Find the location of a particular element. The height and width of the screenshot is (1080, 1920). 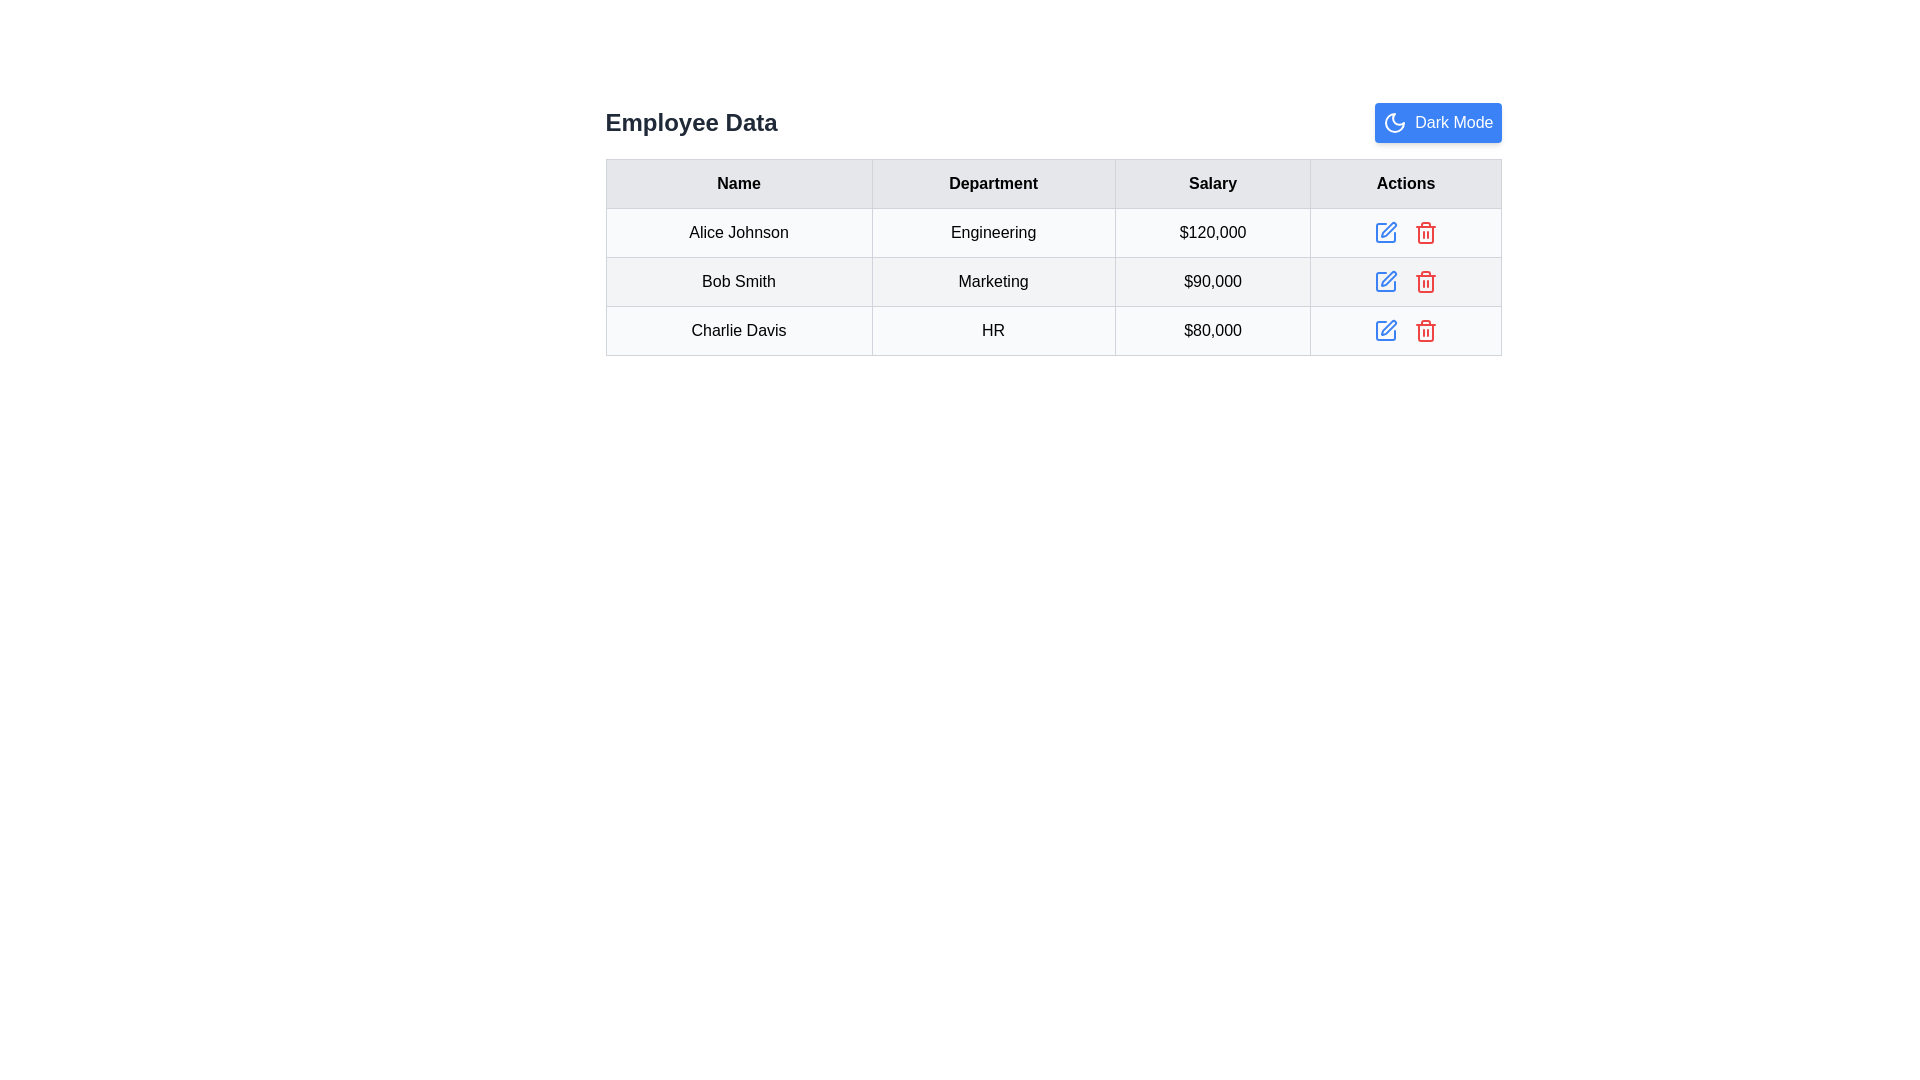

the 'Name' column header cell in the employee data table is located at coordinates (738, 184).